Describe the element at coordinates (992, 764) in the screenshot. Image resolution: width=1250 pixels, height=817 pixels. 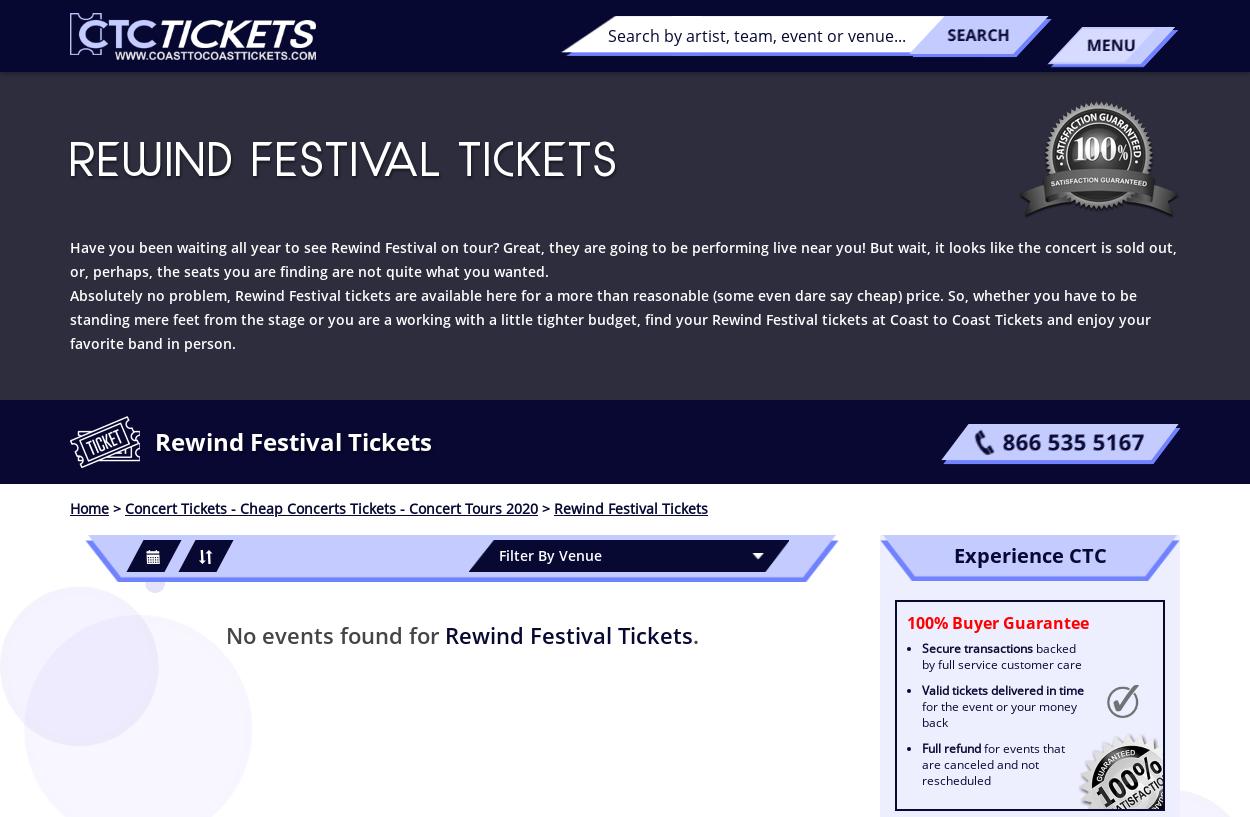
I see `'for events that are canceled and not rescheduled'` at that location.